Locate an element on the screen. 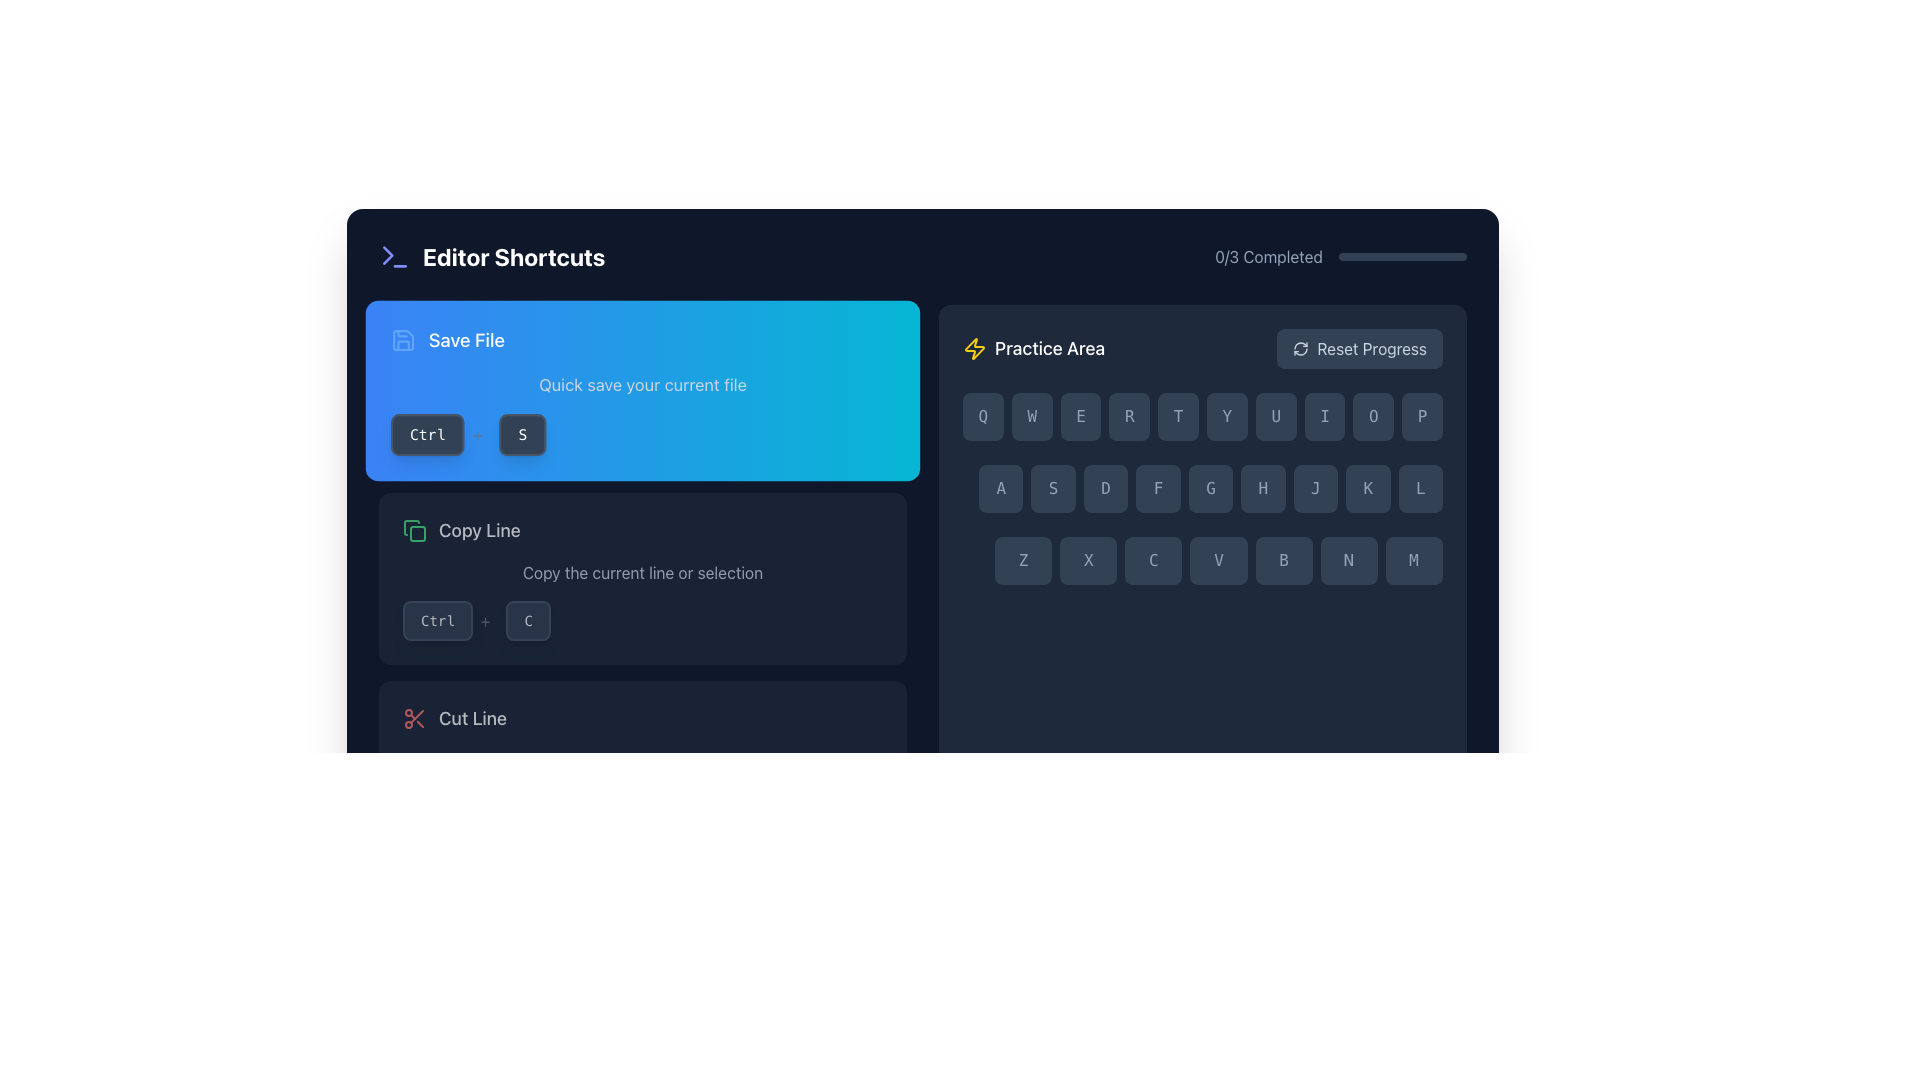 Image resolution: width=1920 pixels, height=1080 pixels. the 'Y' key, which is a rounded rectangular button with a dark slate blue background and light slate gray text, positioned centrally in the practice area on the right side of the interface is located at coordinates (1226, 415).